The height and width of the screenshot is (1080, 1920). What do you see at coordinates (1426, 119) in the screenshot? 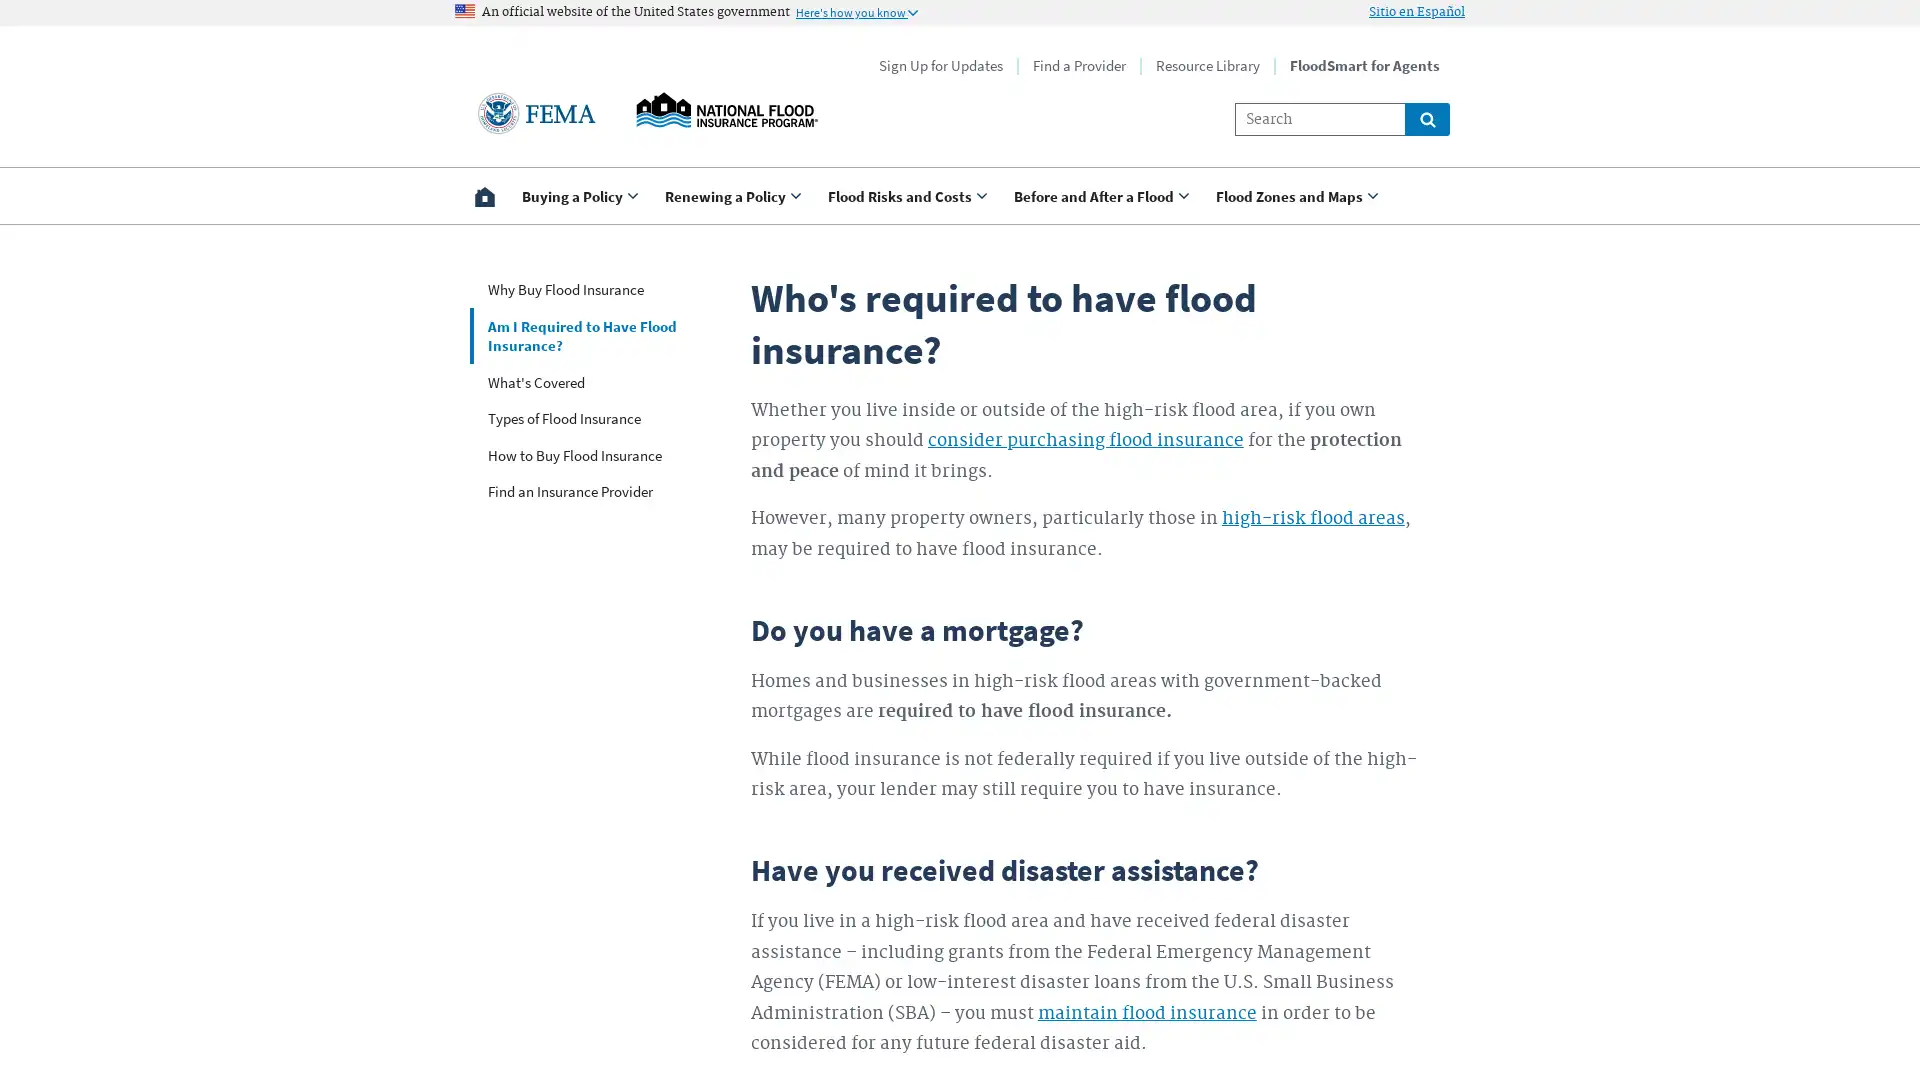
I see `Global search for site links and content throught floodsmart` at bounding box center [1426, 119].